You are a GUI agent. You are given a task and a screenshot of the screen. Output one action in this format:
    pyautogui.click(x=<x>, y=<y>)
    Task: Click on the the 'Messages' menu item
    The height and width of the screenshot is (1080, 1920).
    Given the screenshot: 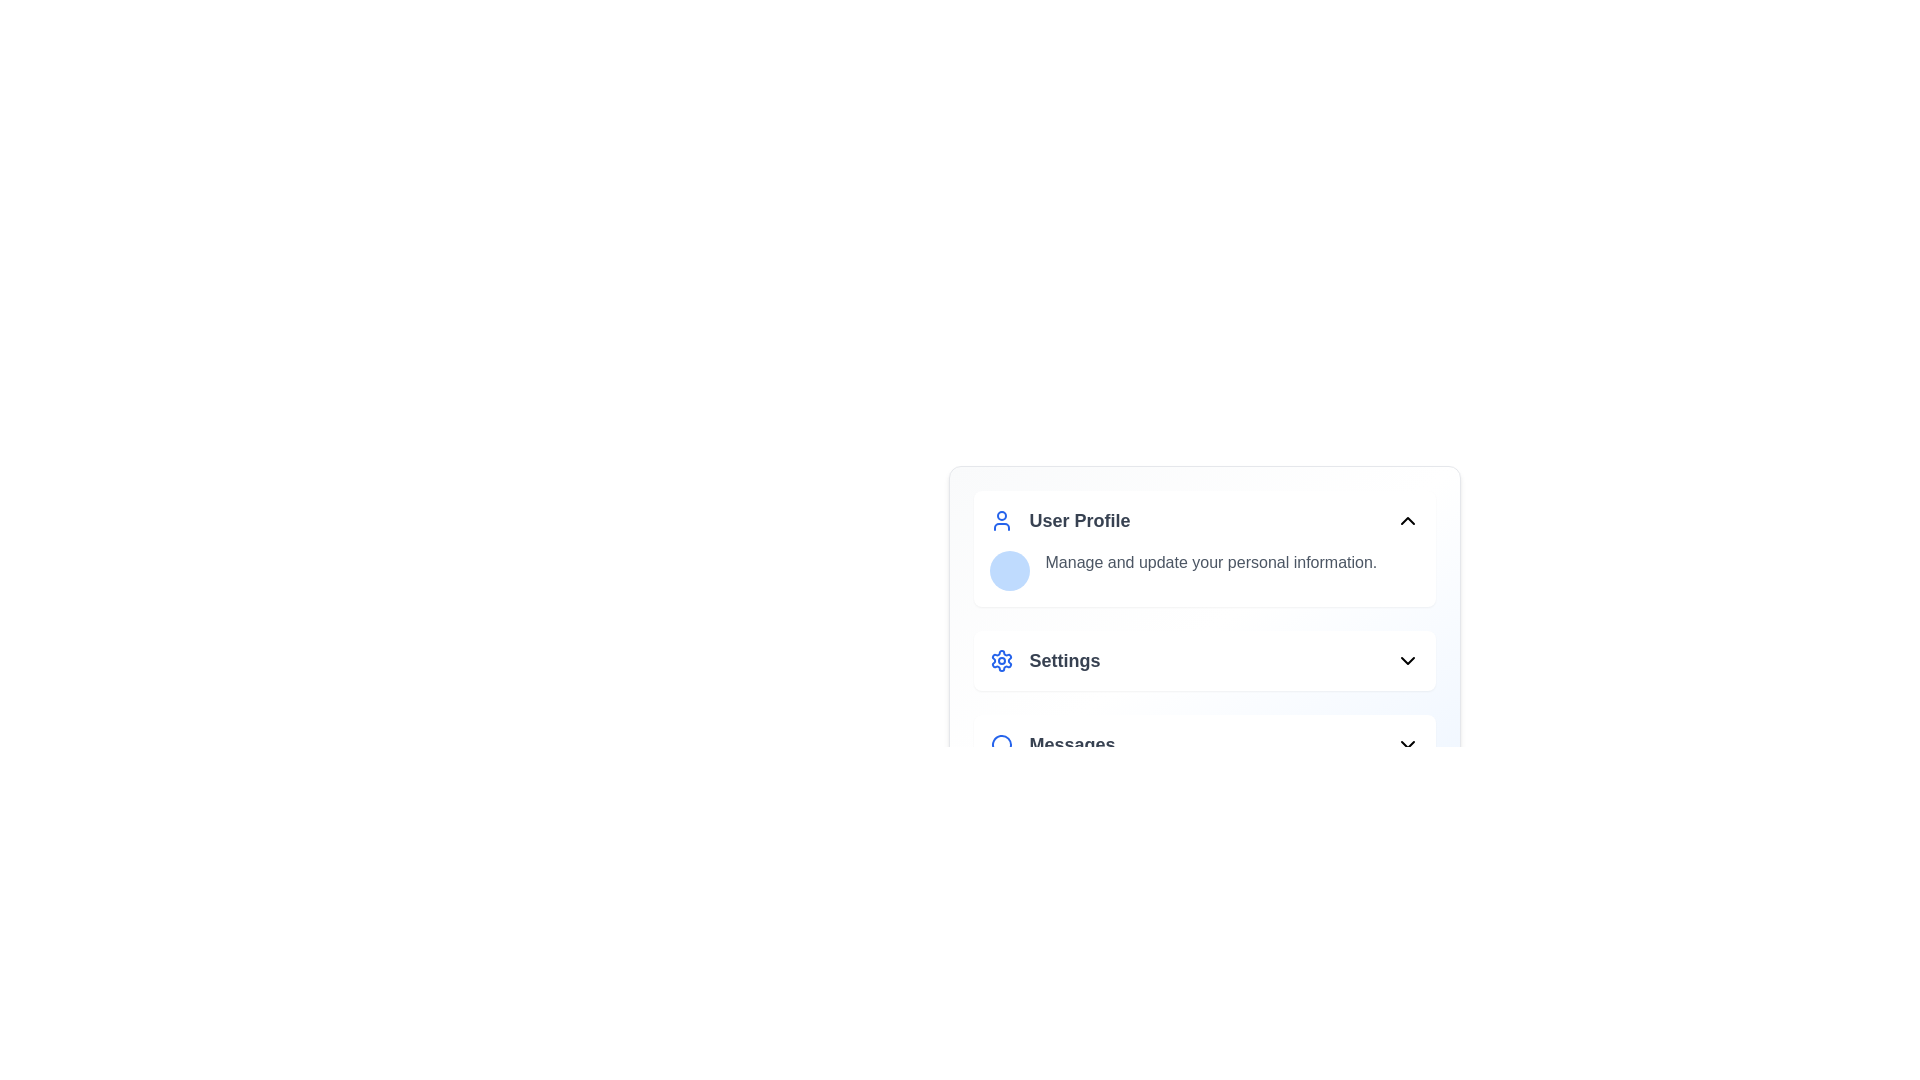 What is the action you would take?
    pyautogui.click(x=1050, y=744)
    